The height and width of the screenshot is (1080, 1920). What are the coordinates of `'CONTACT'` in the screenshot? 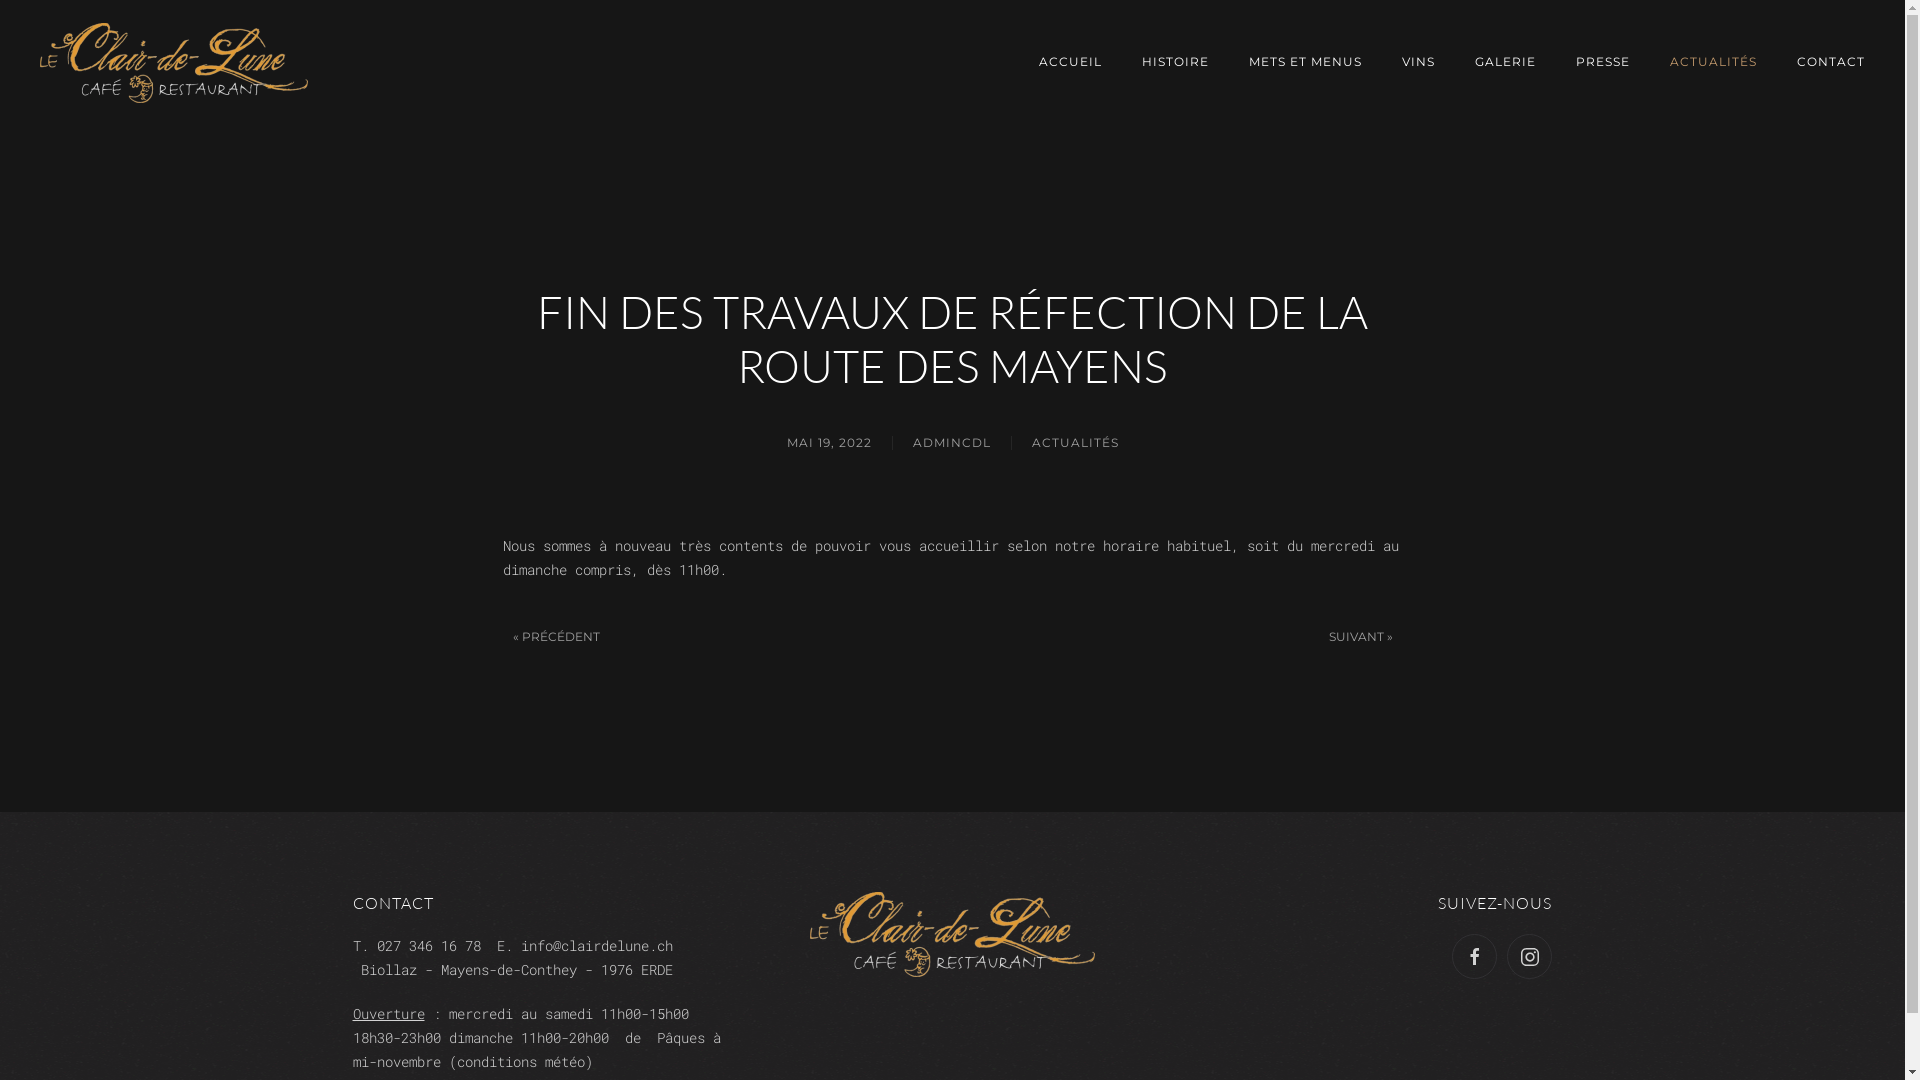 It's located at (1830, 61).